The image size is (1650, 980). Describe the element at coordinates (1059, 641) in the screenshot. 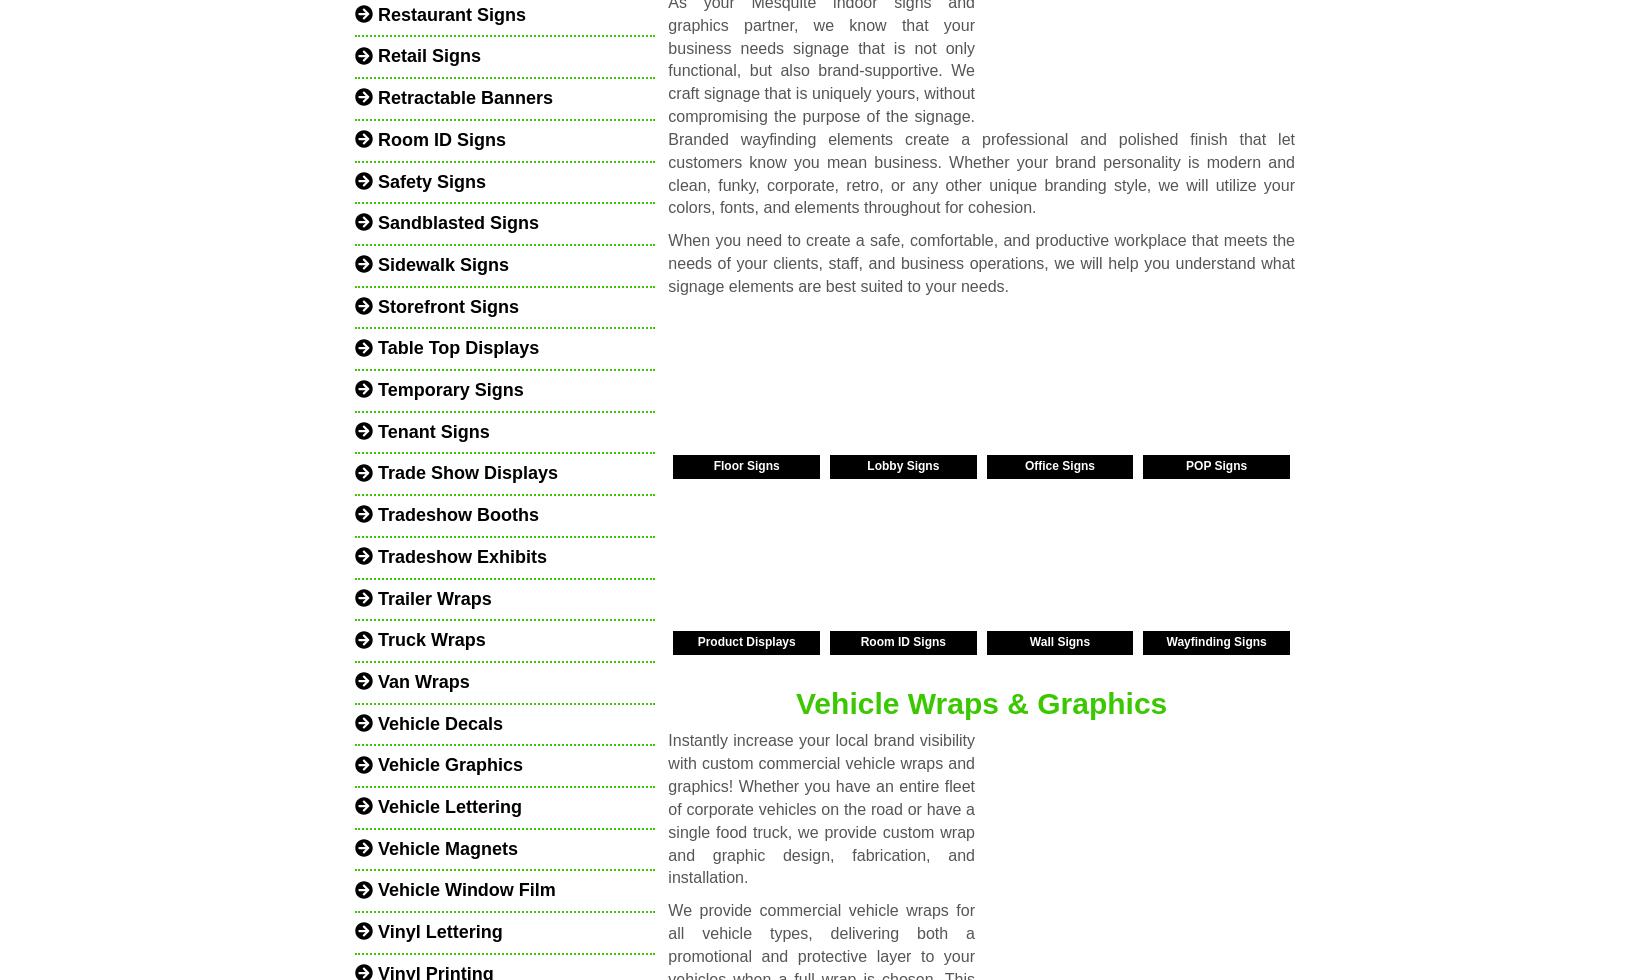

I see `'Wall Signs'` at that location.